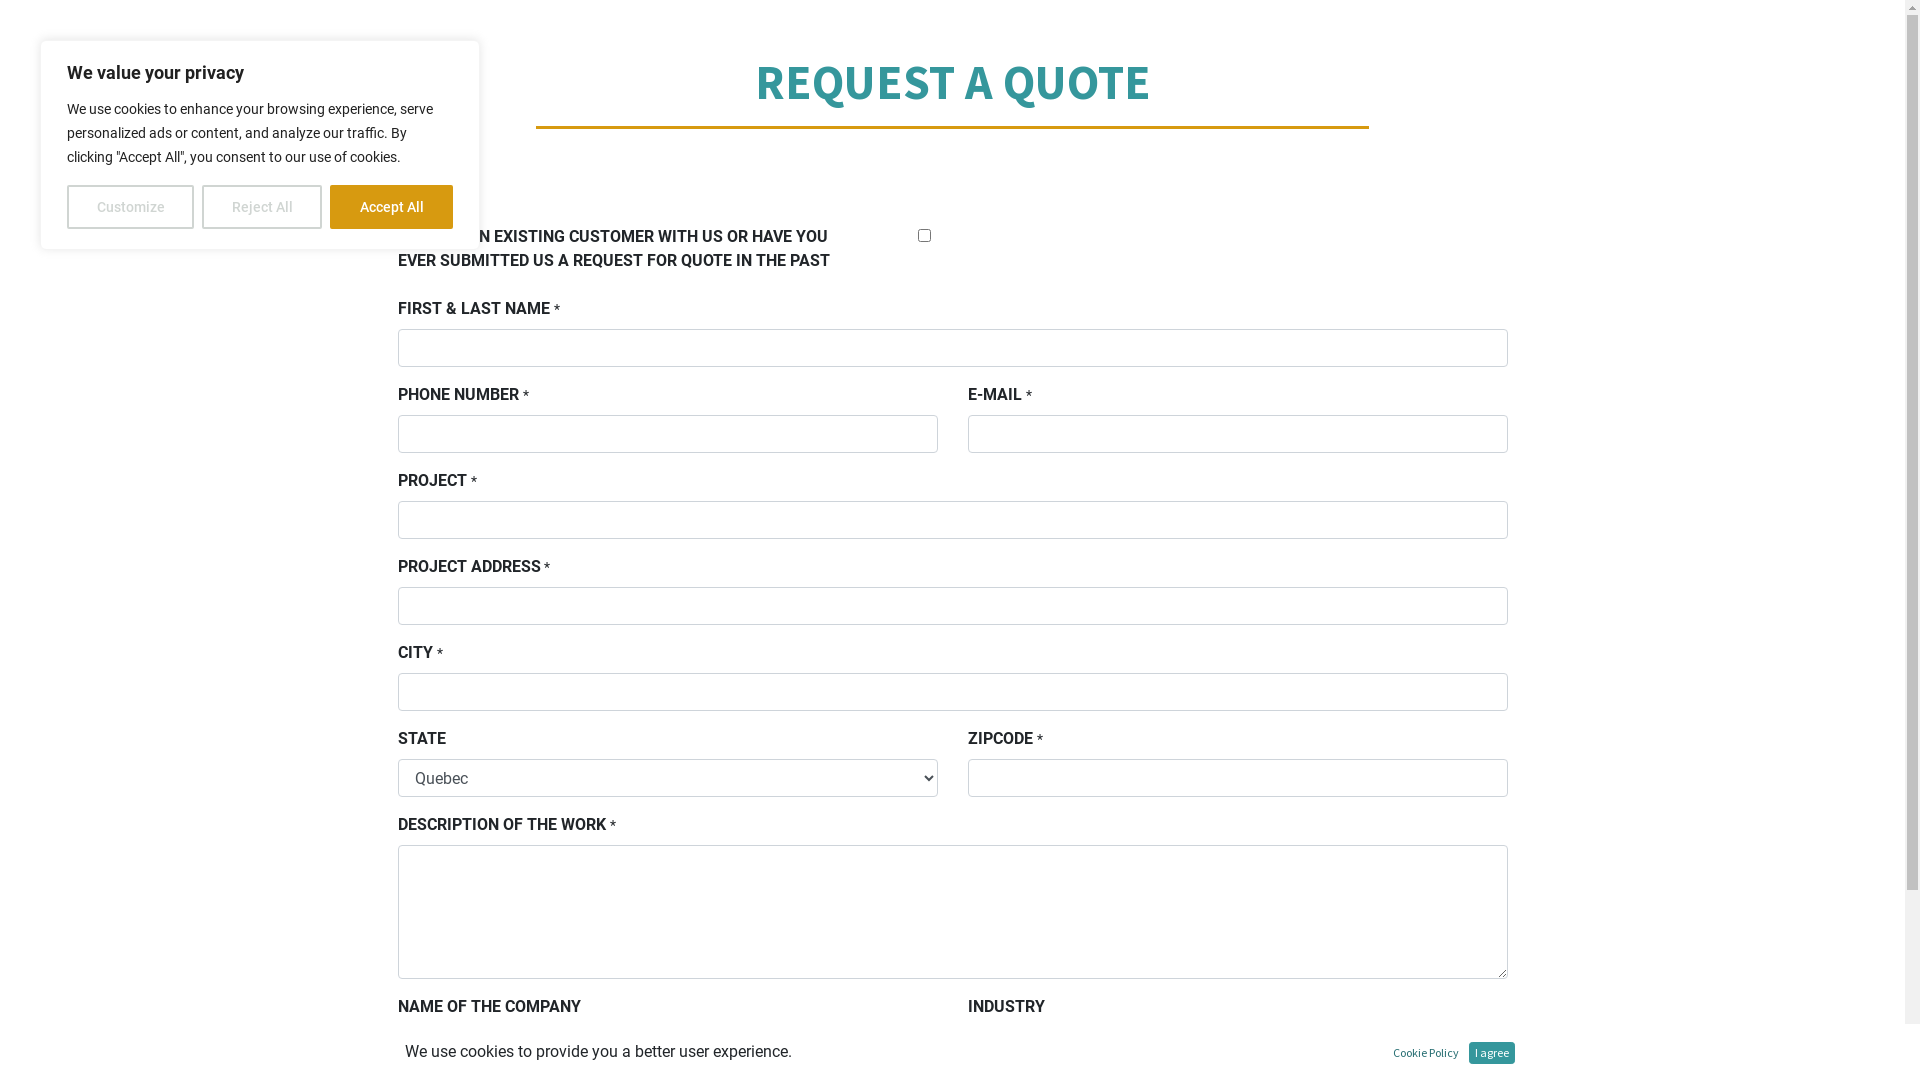 Image resolution: width=1920 pixels, height=1080 pixels. I want to click on 'Customize', so click(129, 207).